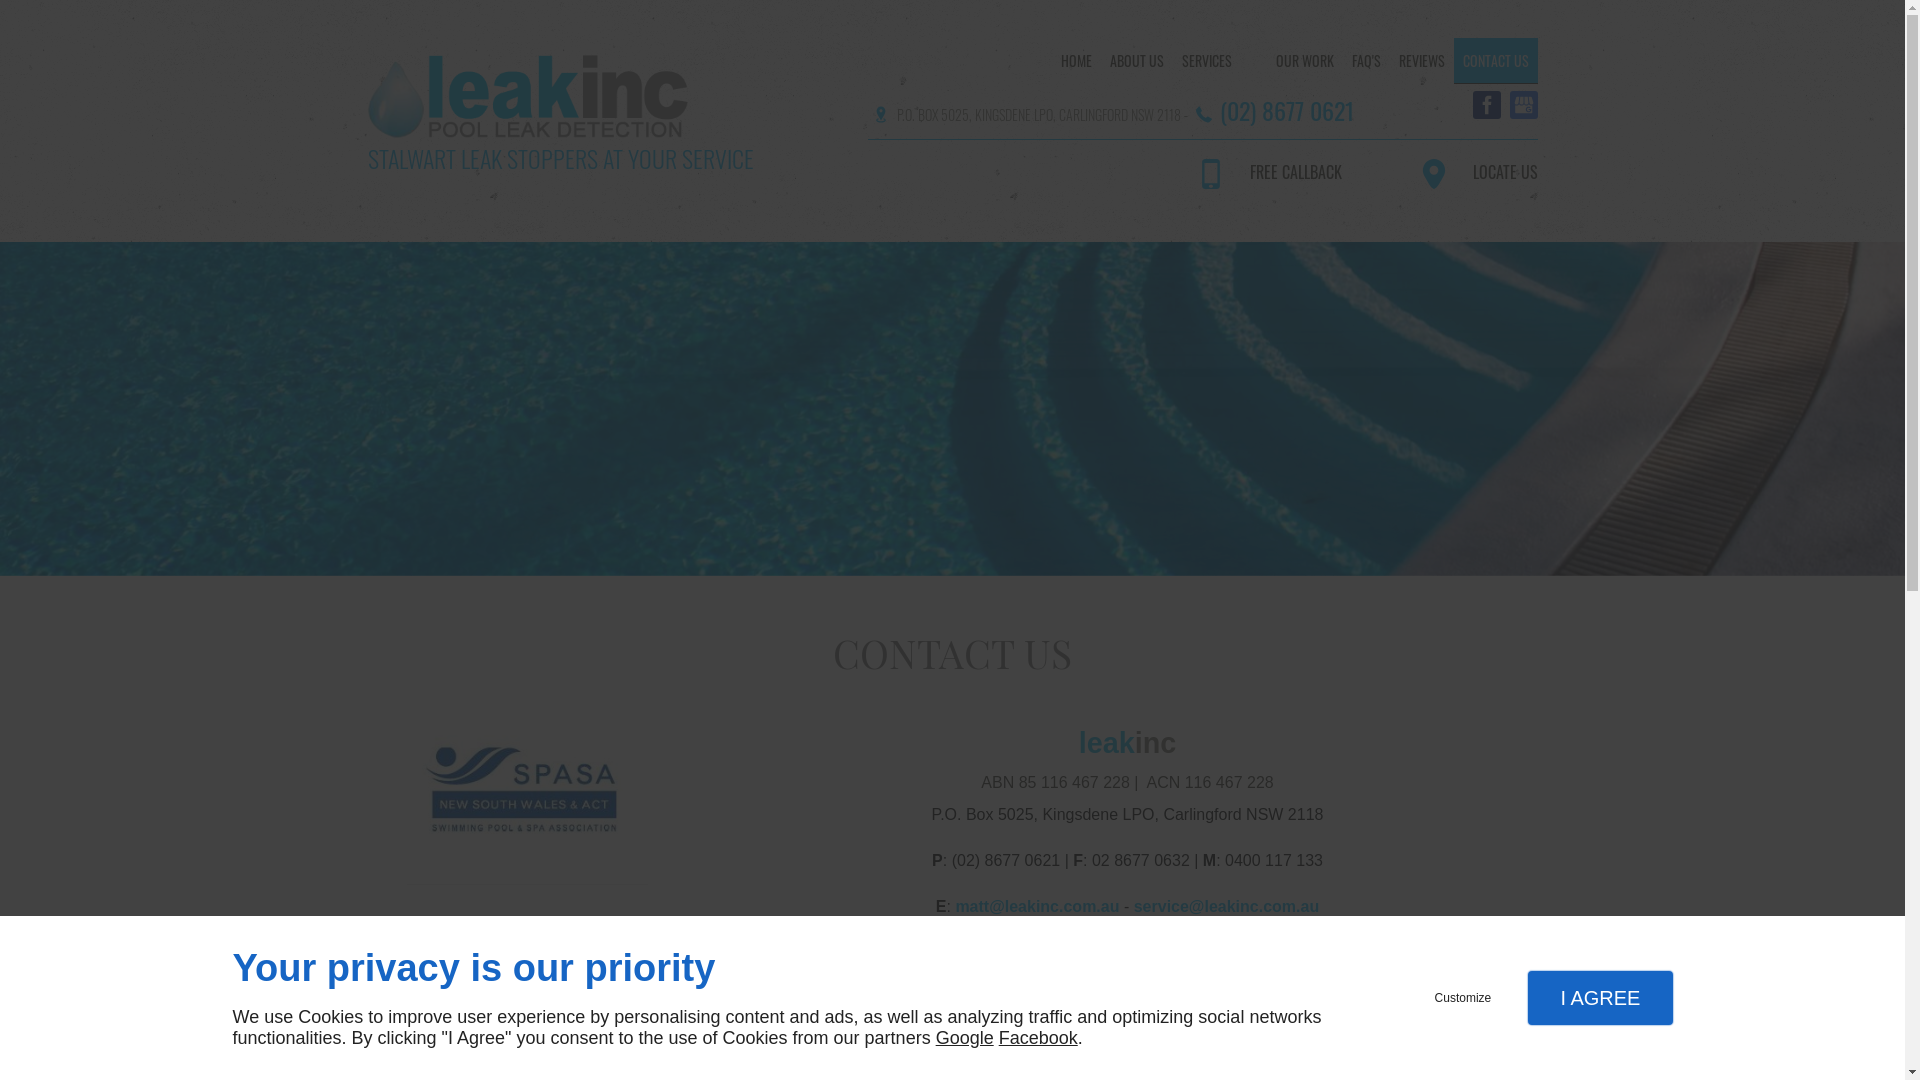 The height and width of the screenshot is (1080, 1920). What do you see at coordinates (1075, 59) in the screenshot?
I see `'HOME'` at bounding box center [1075, 59].